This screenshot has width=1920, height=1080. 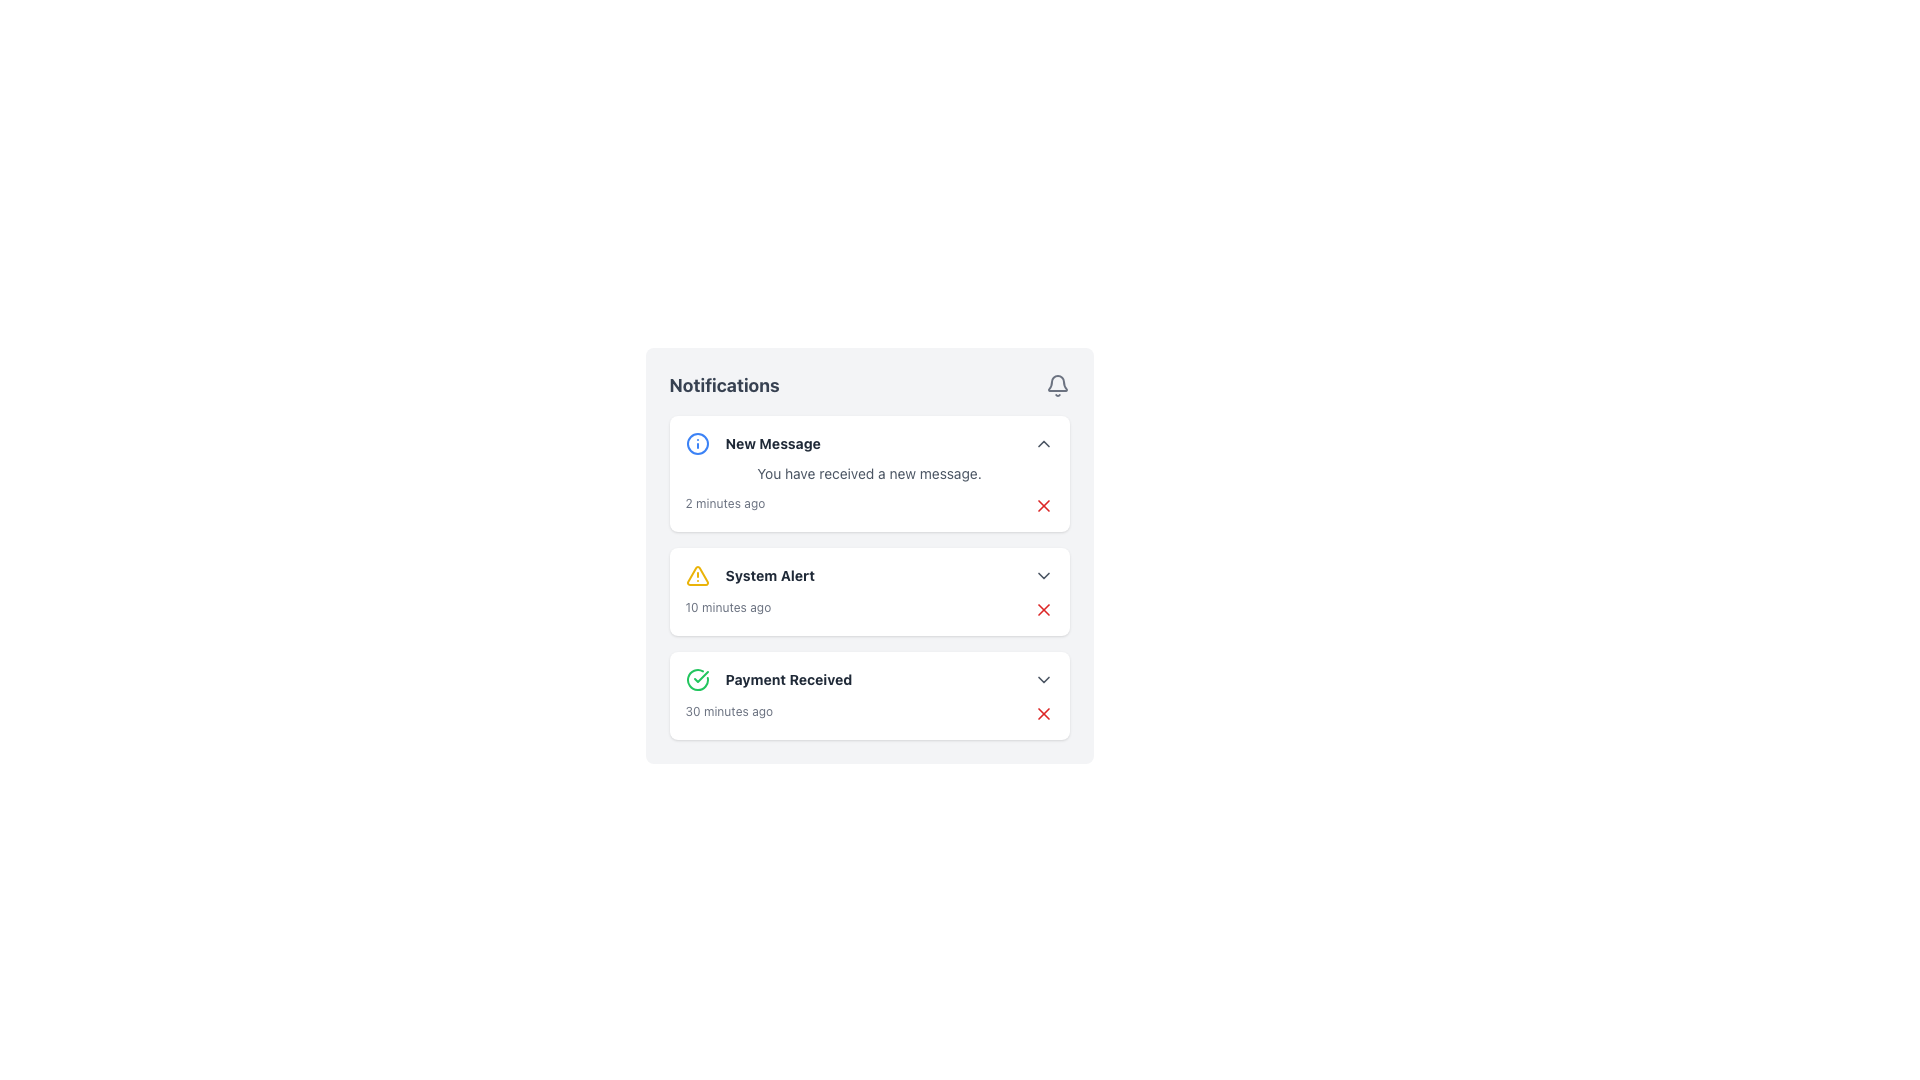 What do you see at coordinates (728, 712) in the screenshot?
I see `the text label that reads '30 minutes ago' in muted gray color, located at the bottom-right corner of the 'Payment Received' notification box` at bounding box center [728, 712].